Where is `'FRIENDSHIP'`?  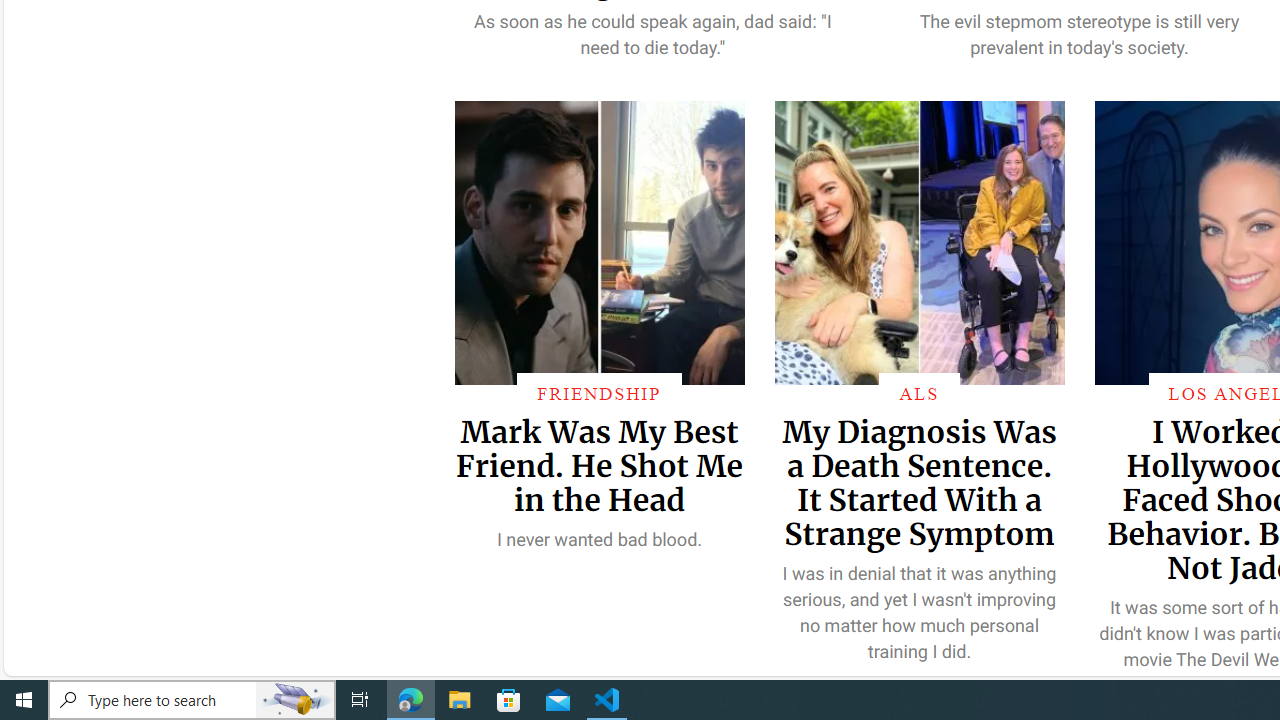 'FRIENDSHIP' is located at coordinates (598, 393).